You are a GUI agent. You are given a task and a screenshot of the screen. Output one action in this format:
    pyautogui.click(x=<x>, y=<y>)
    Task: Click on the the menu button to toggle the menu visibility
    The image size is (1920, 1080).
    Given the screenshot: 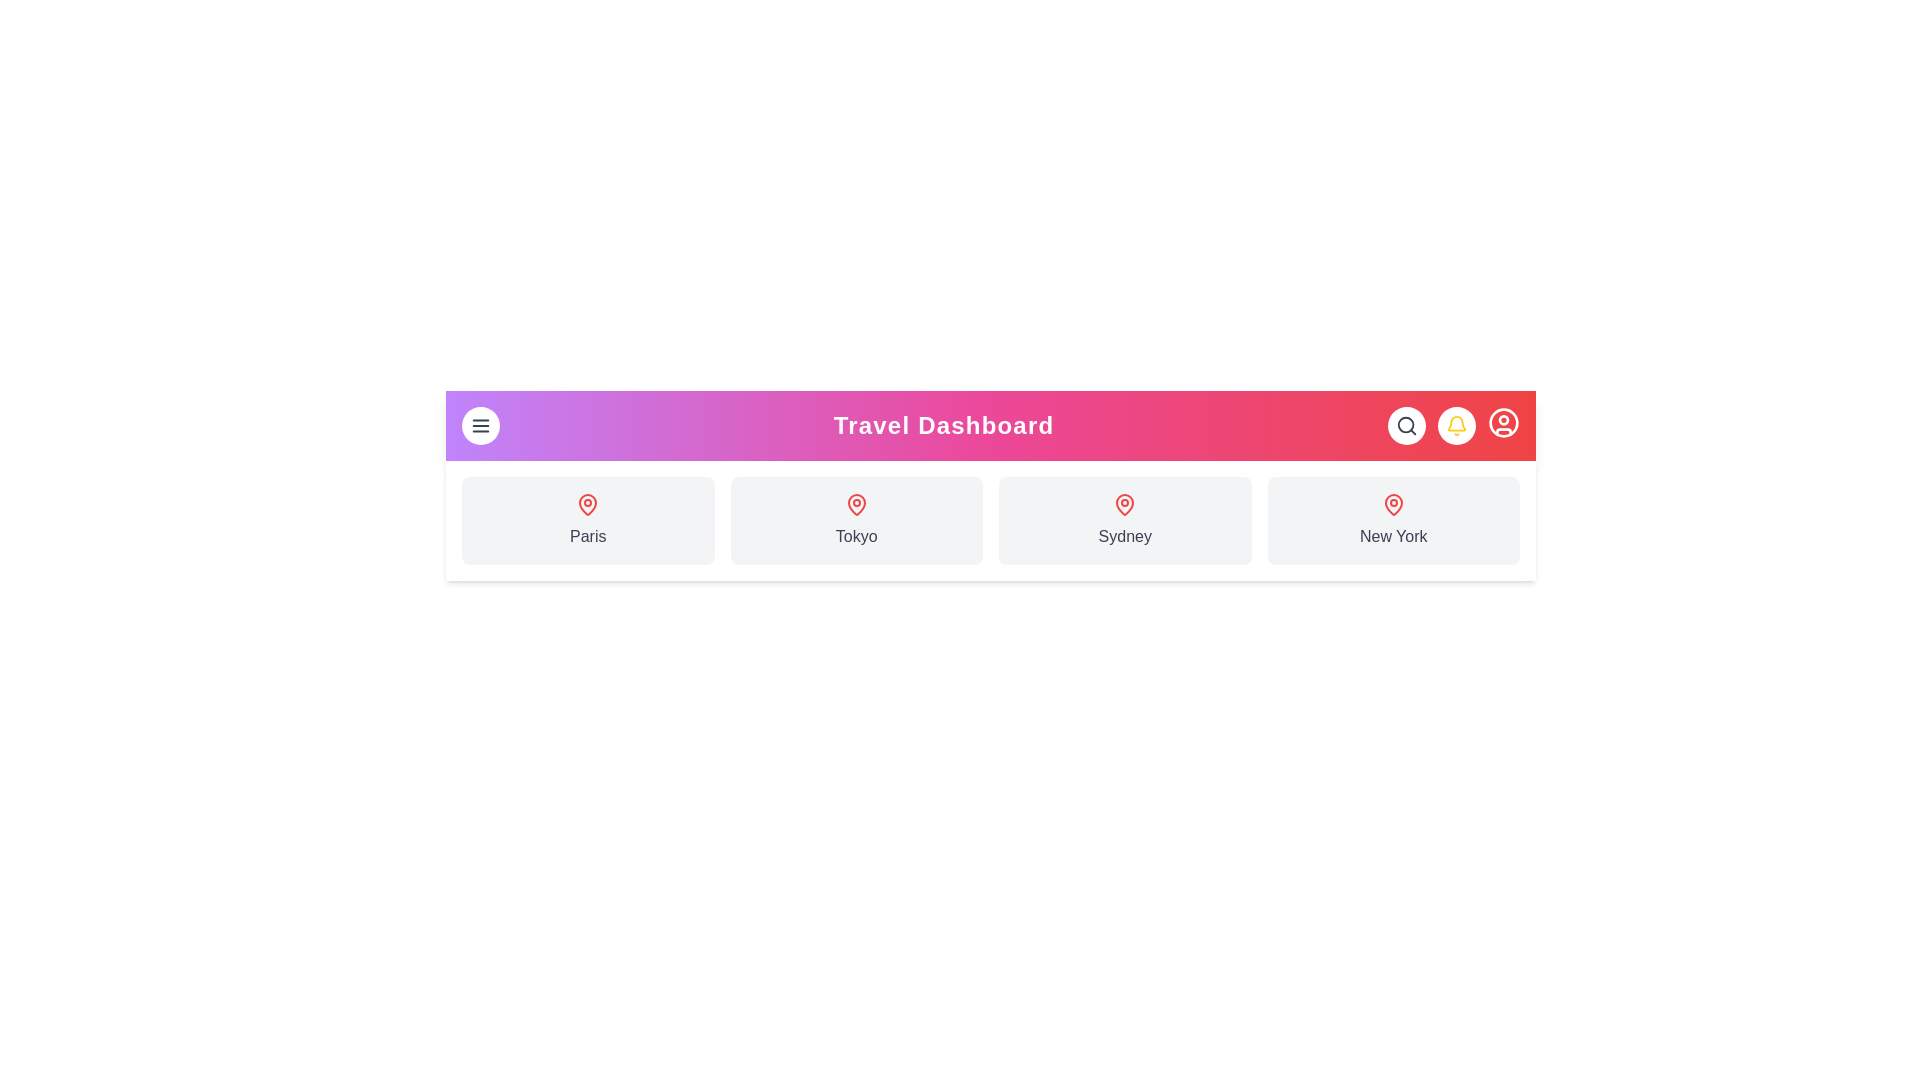 What is the action you would take?
    pyautogui.click(x=480, y=424)
    